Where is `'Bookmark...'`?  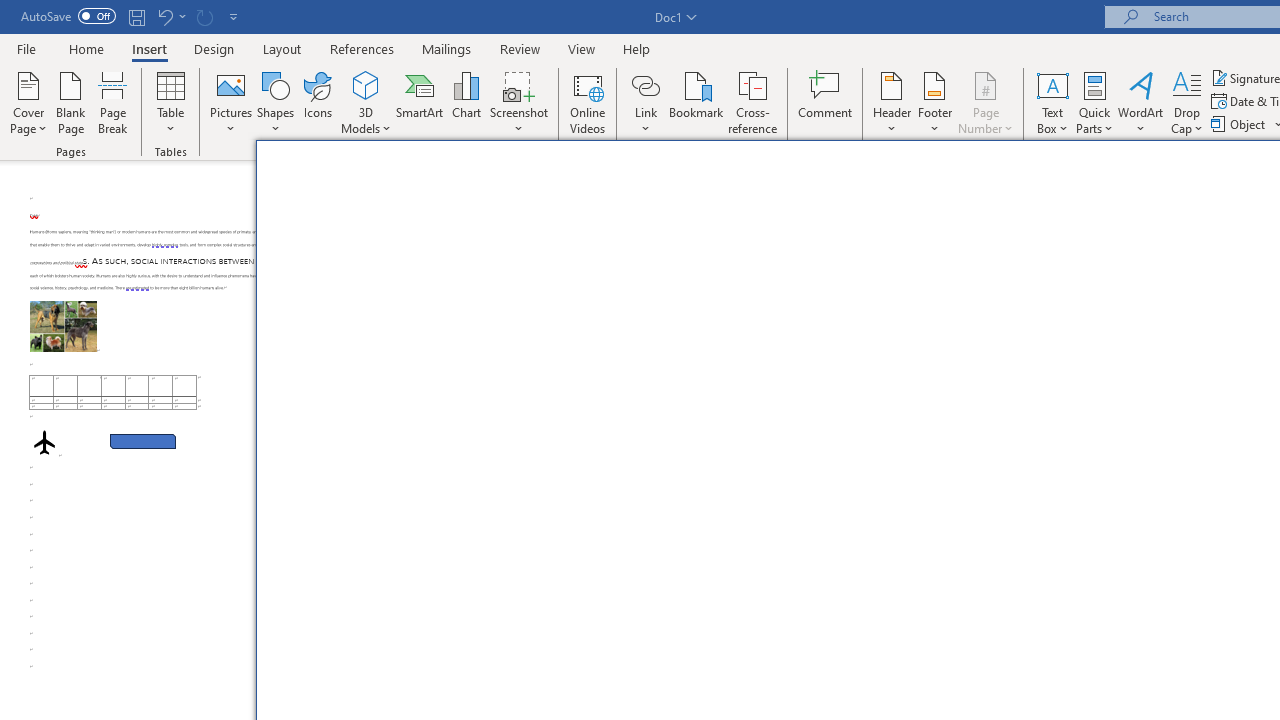 'Bookmark...' is located at coordinates (696, 103).